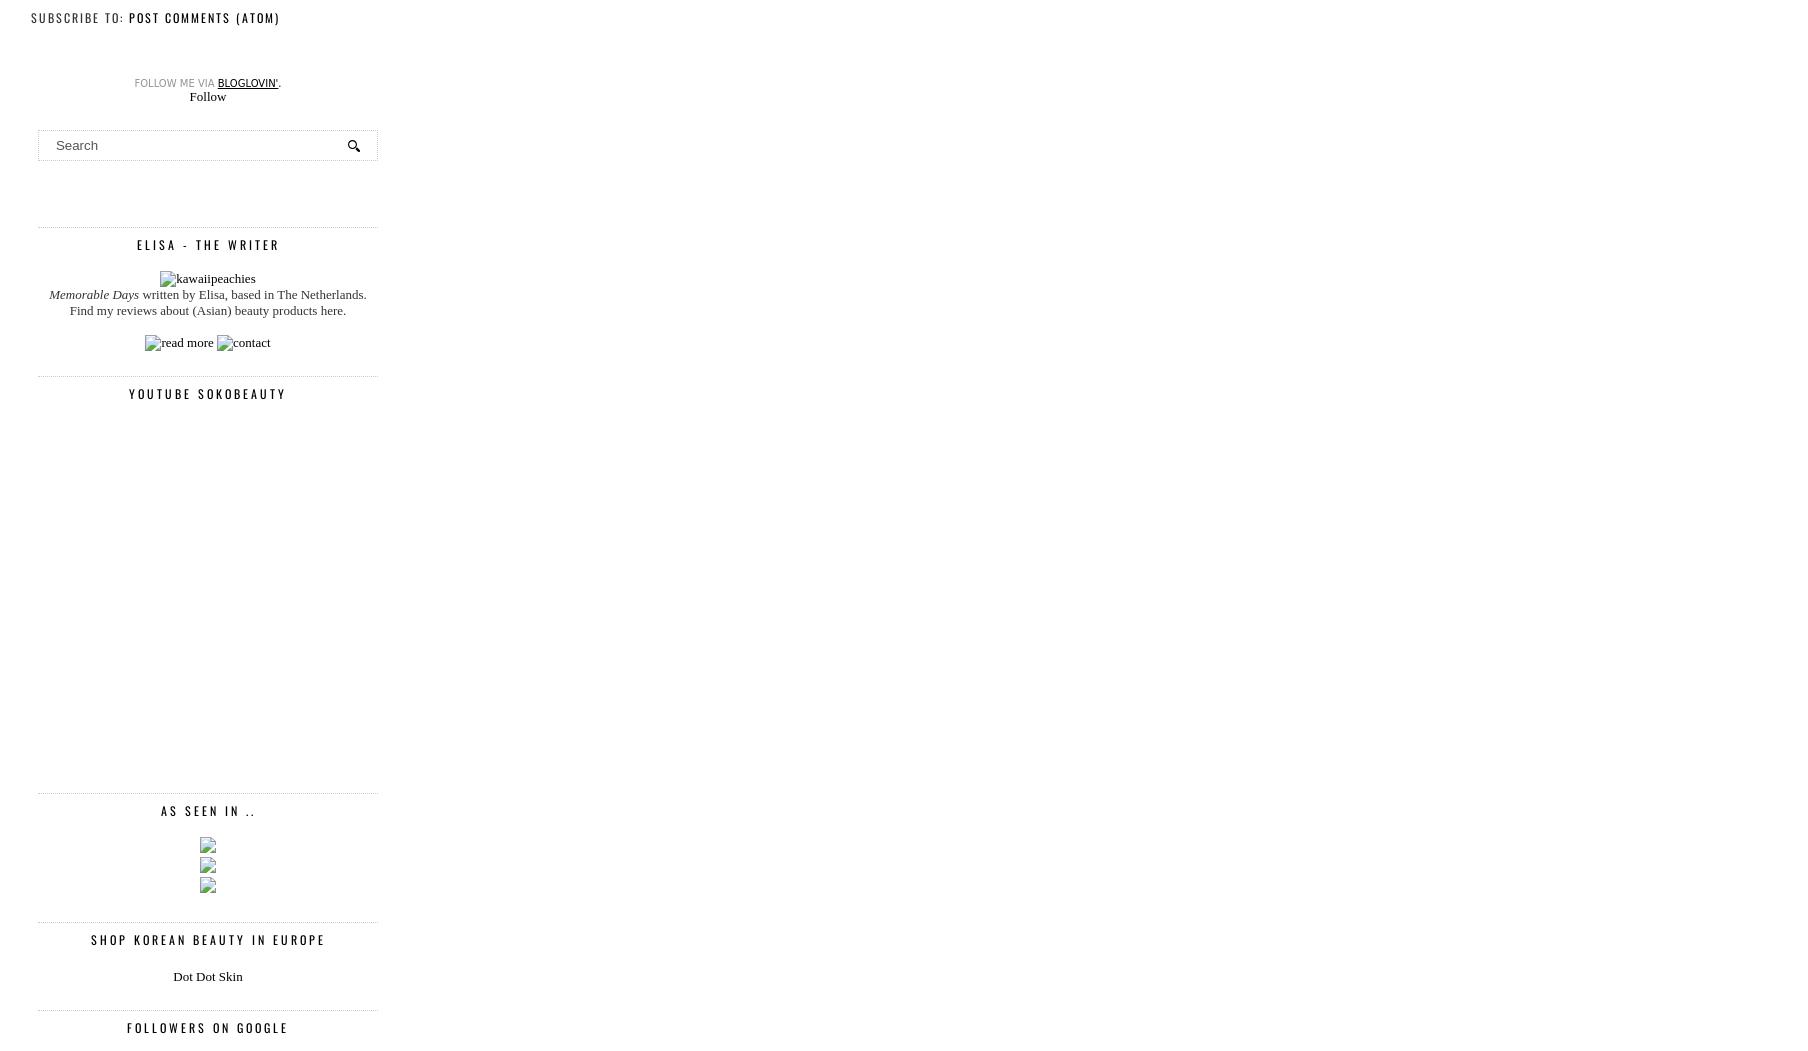 The height and width of the screenshot is (1051, 1808). Describe the element at coordinates (204, 17) in the screenshot. I see `'Post Comments (Atom)'` at that location.